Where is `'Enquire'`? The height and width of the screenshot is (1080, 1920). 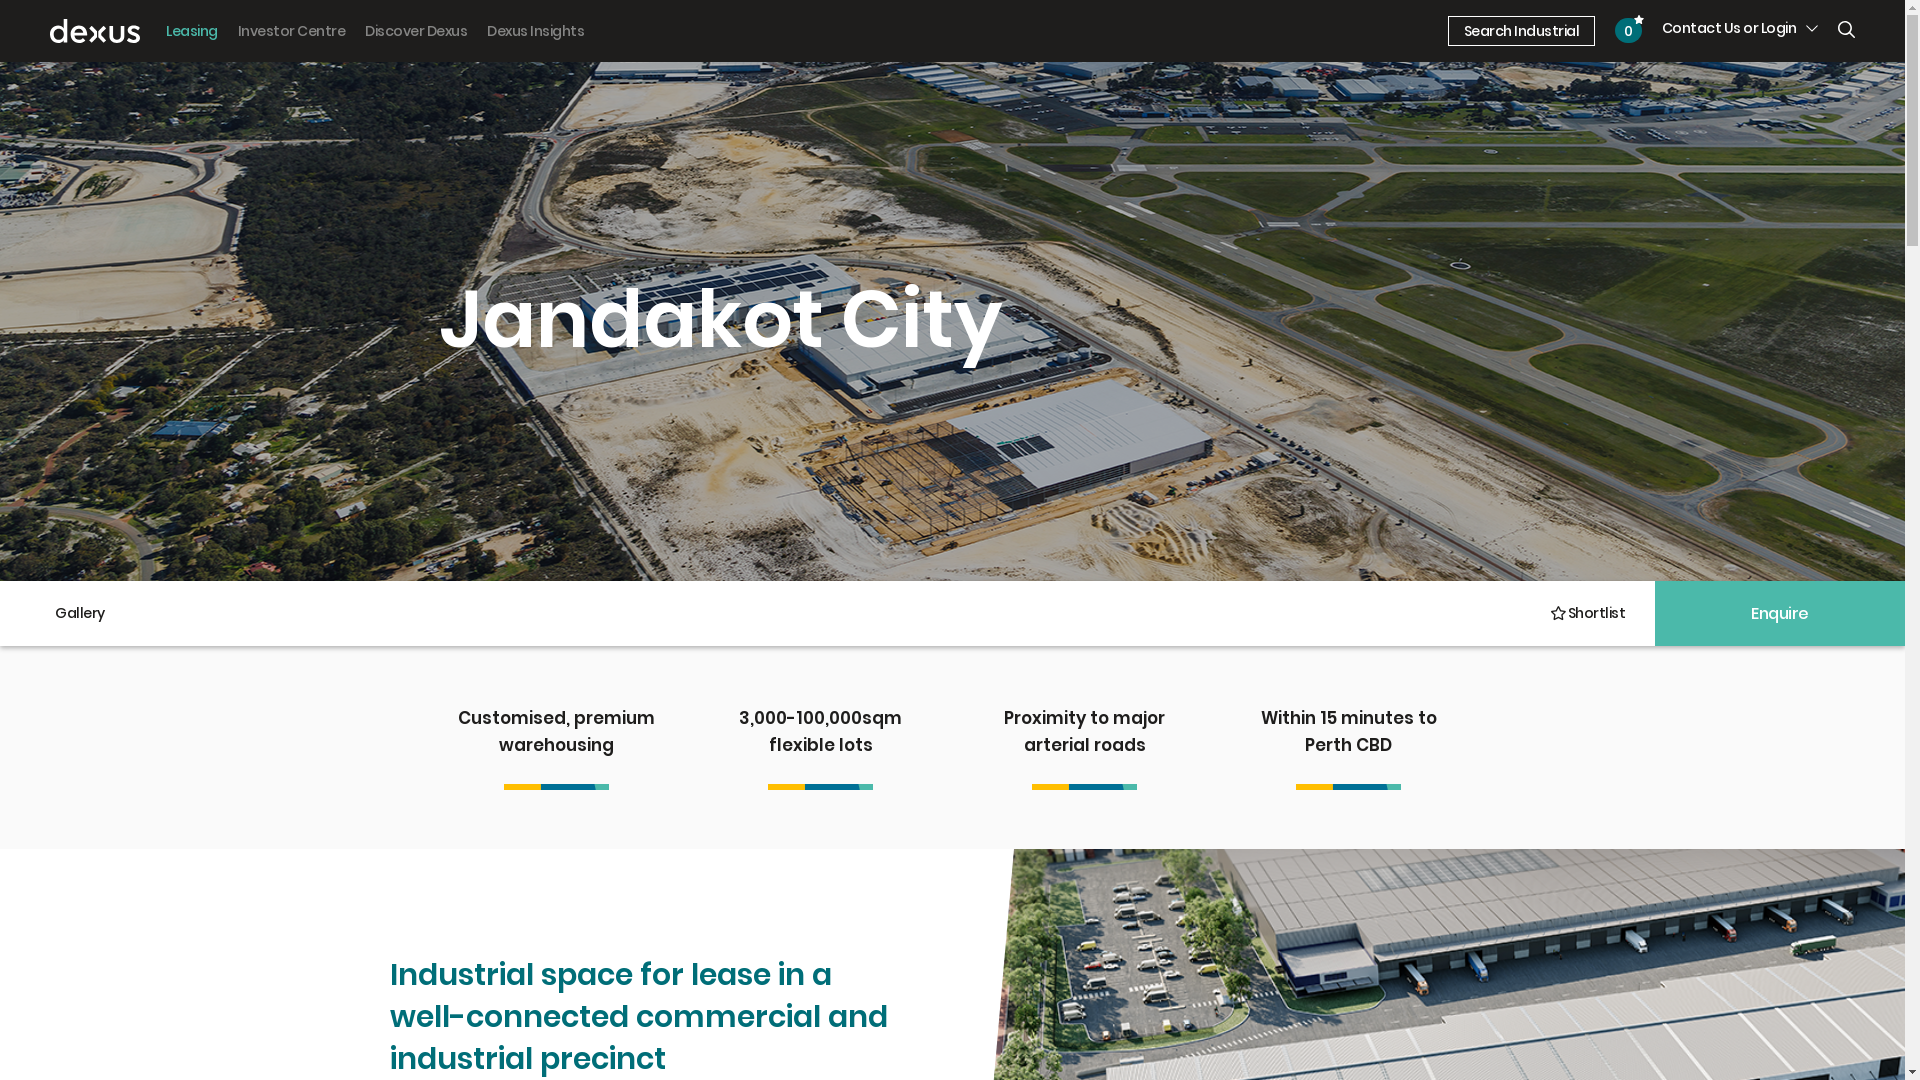 'Enquire' is located at coordinates (1780, 612).